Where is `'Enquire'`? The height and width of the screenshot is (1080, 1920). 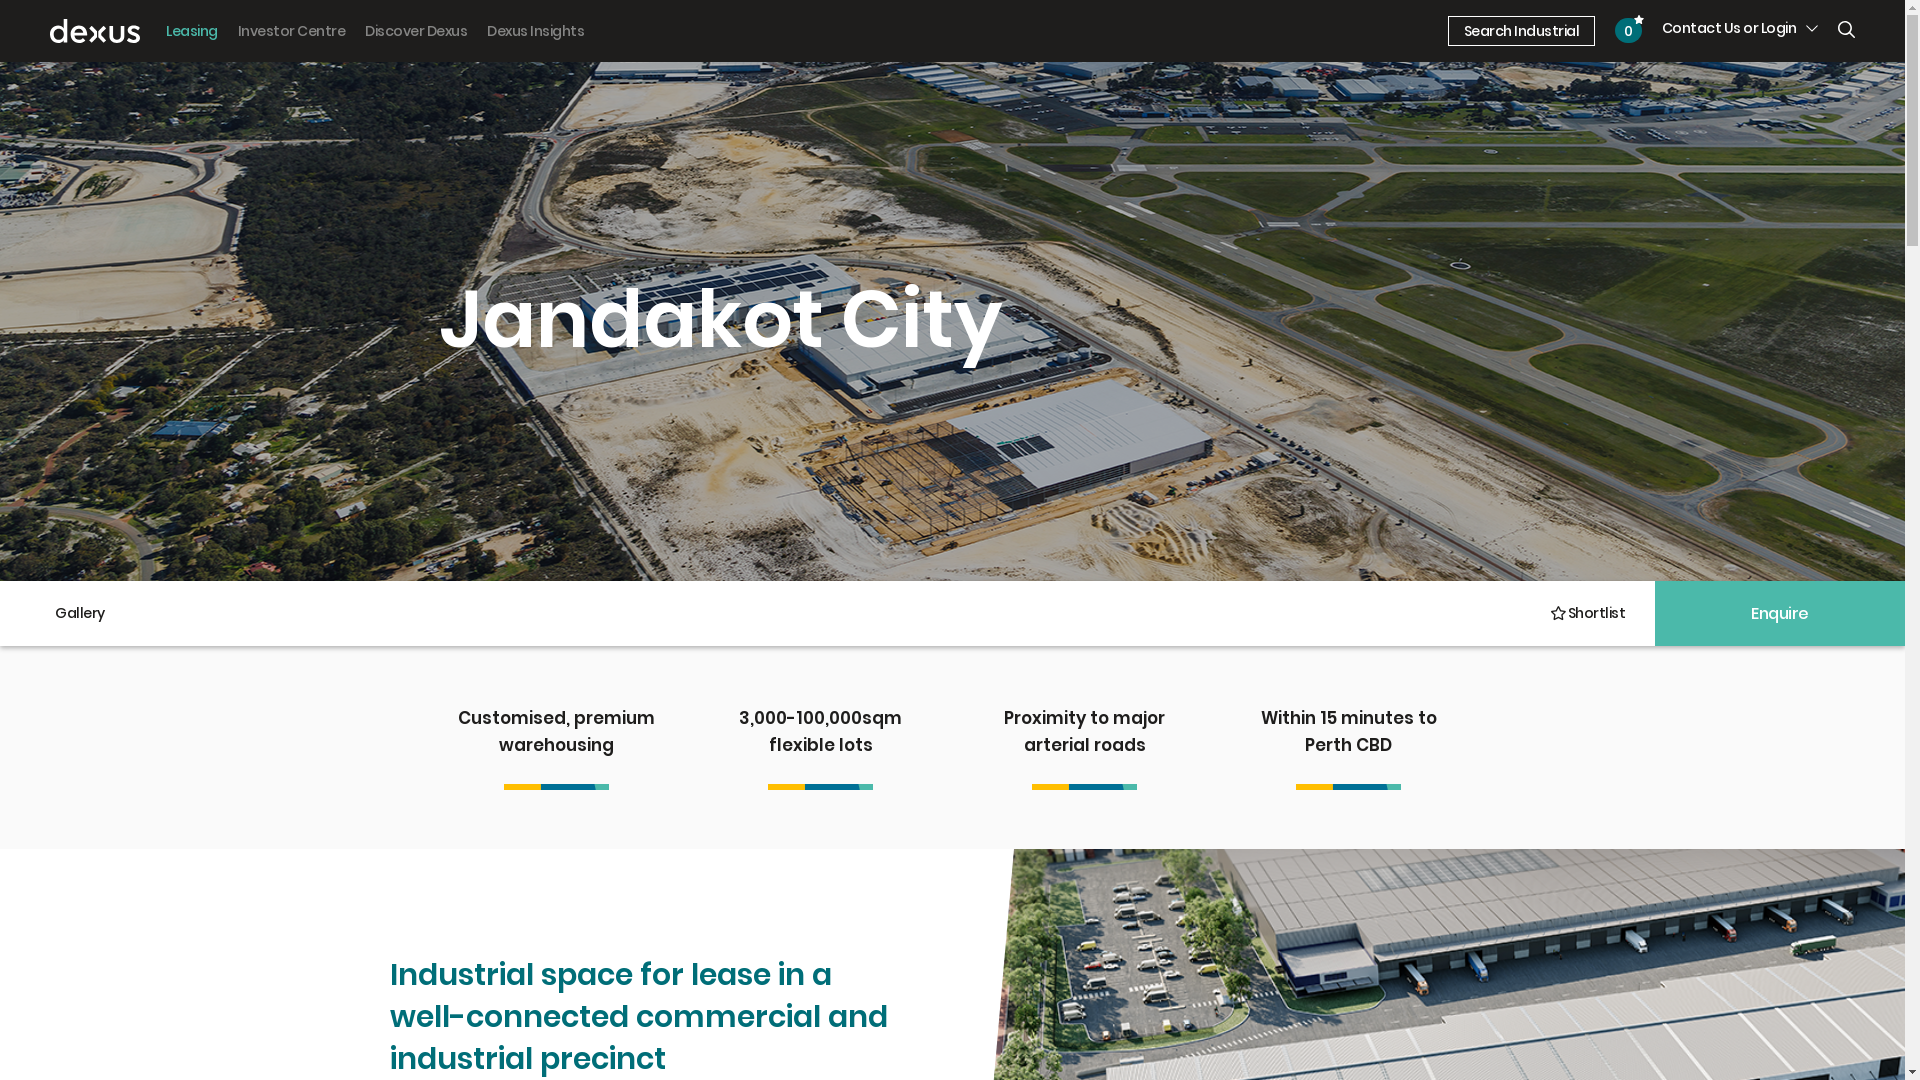 'Enquire' is located at coordinates (1780, 612).